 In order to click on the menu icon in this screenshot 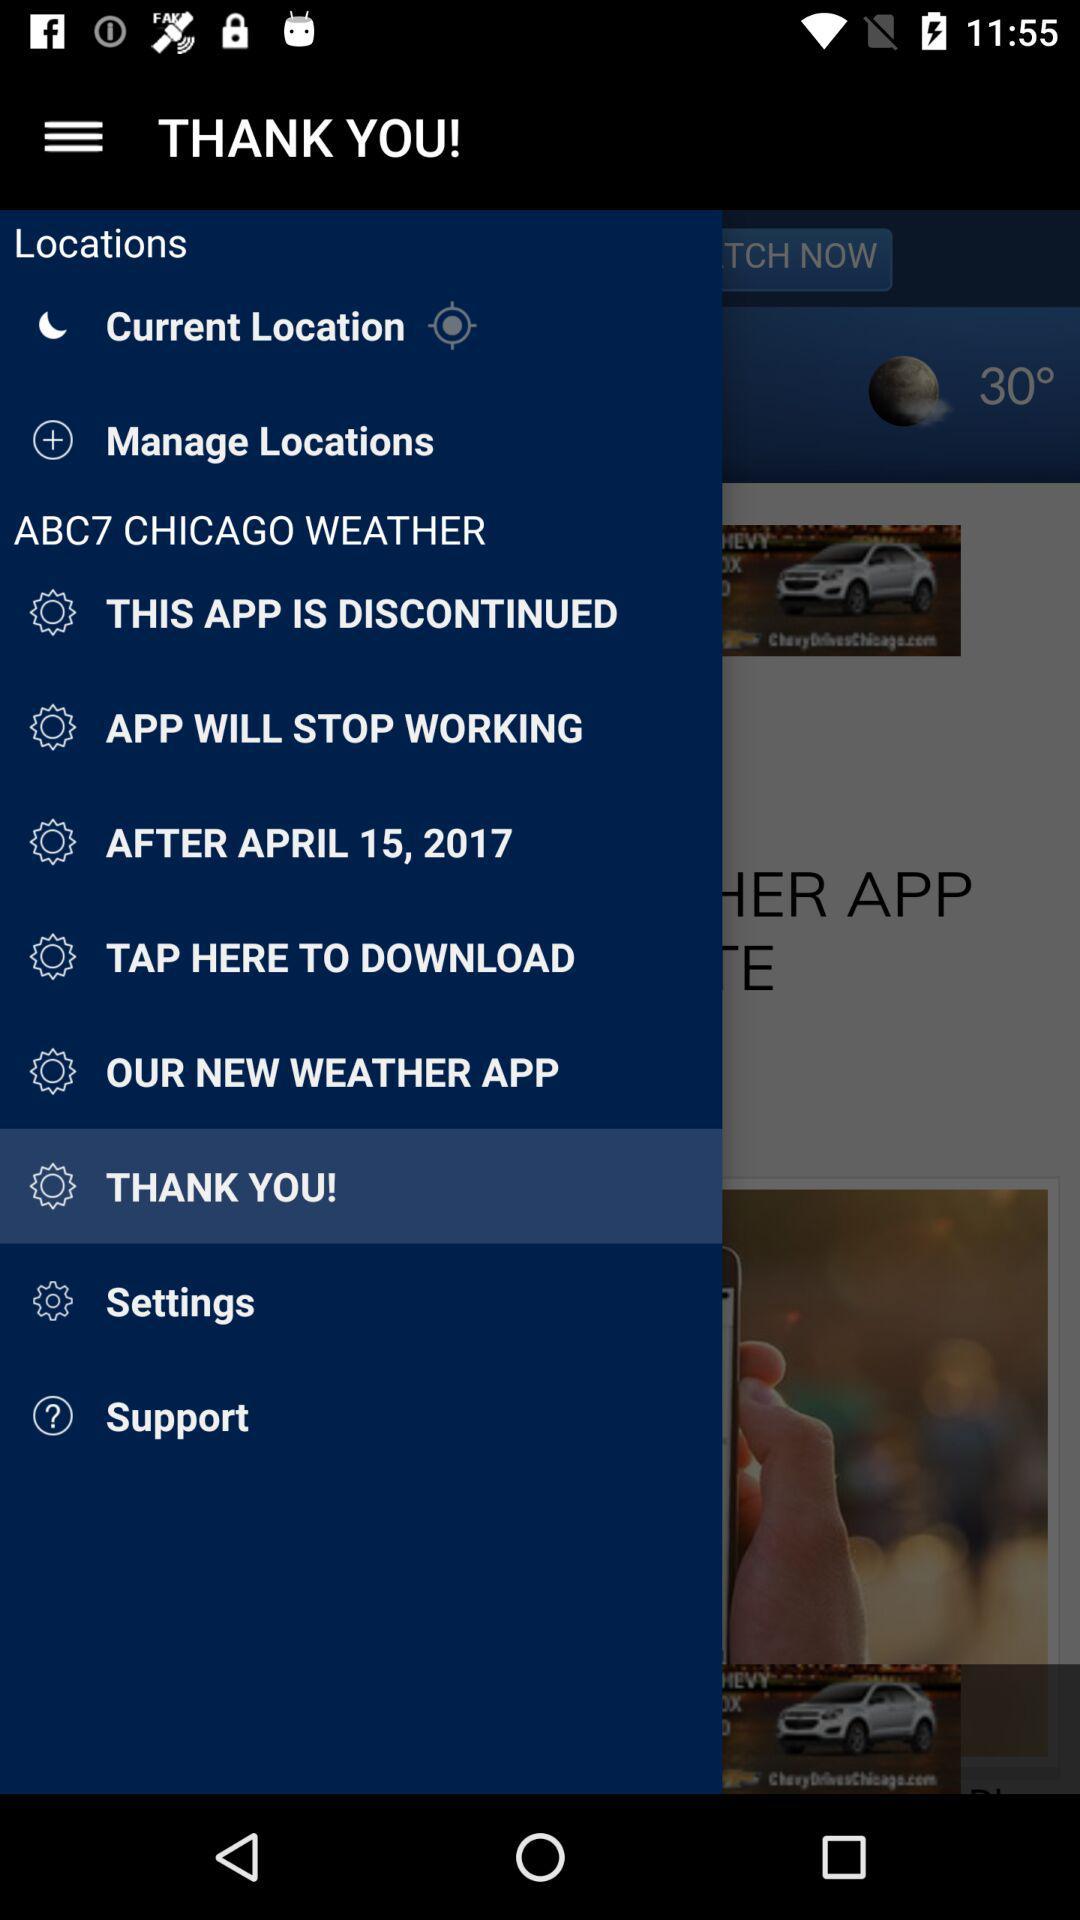, I will do `click(72, 135)`.